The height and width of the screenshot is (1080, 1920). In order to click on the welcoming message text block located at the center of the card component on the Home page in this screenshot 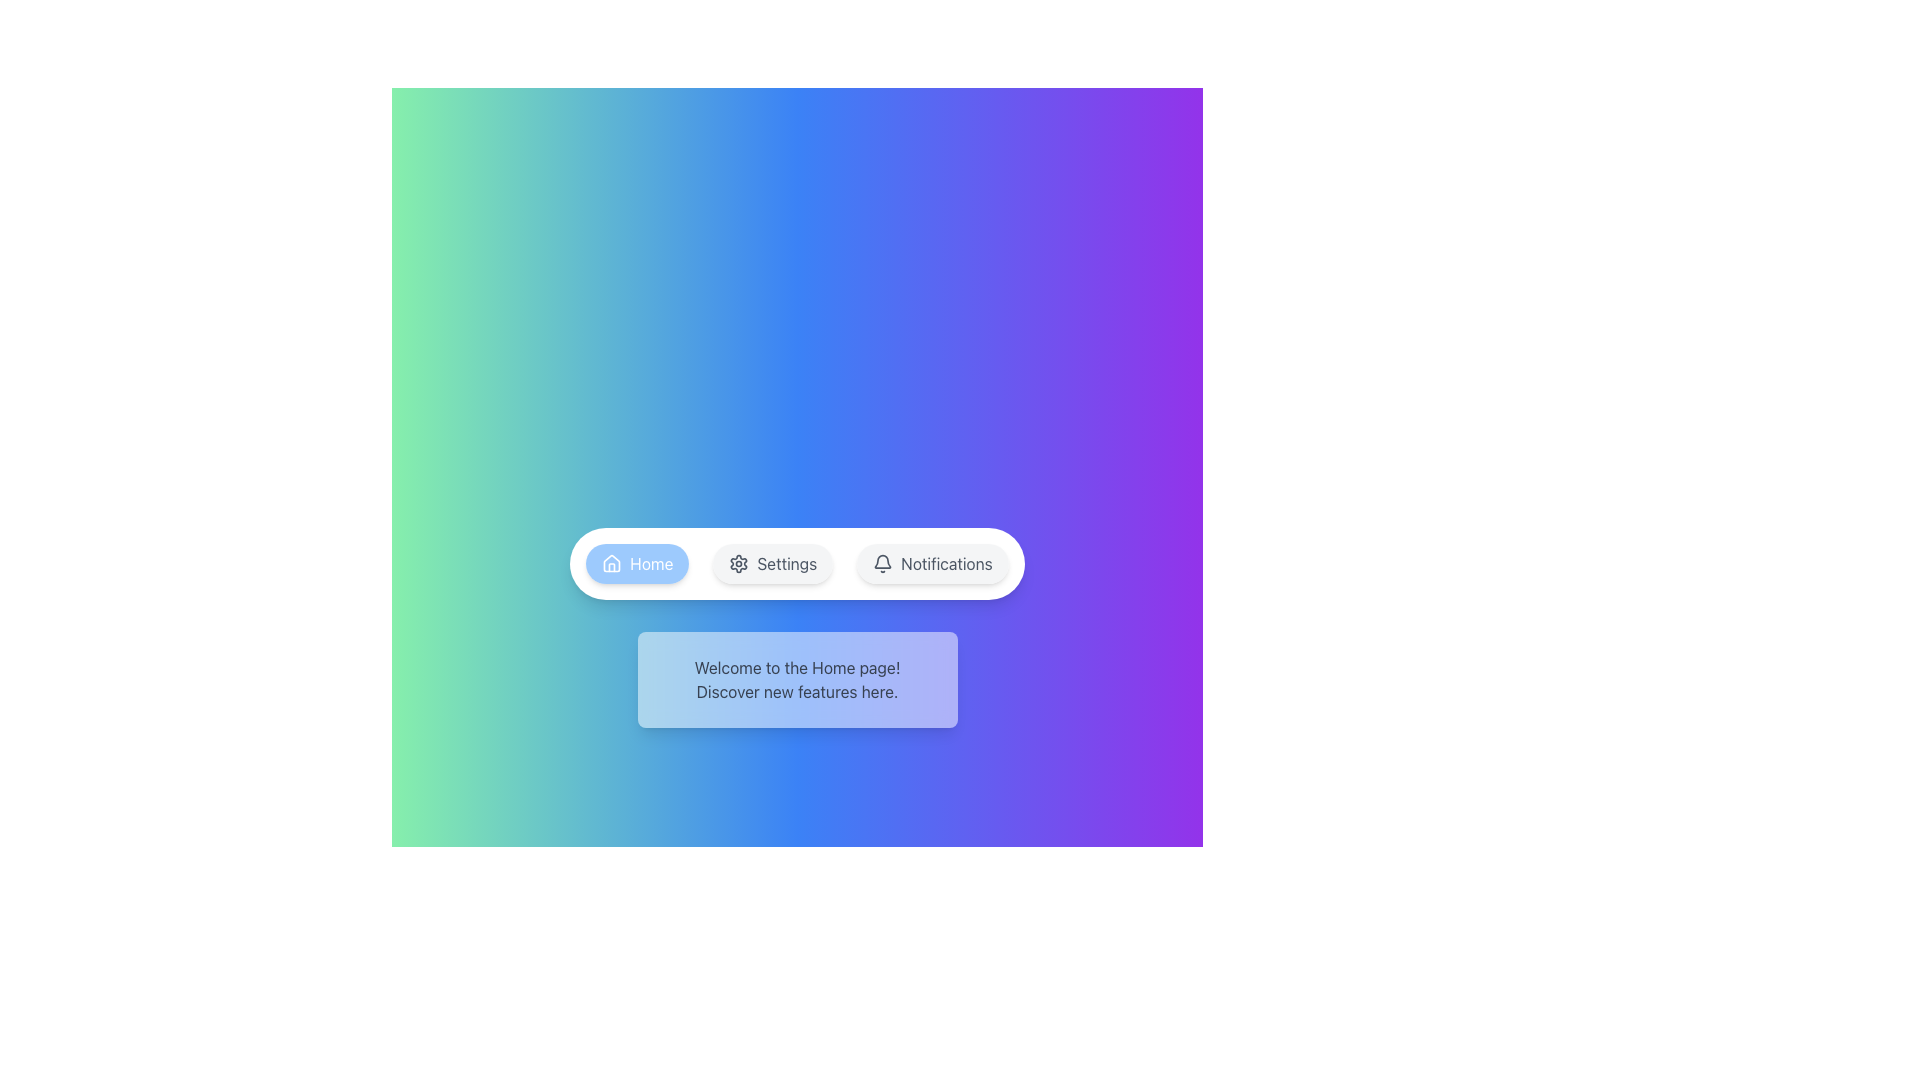, I will do `click(796, 678)`.